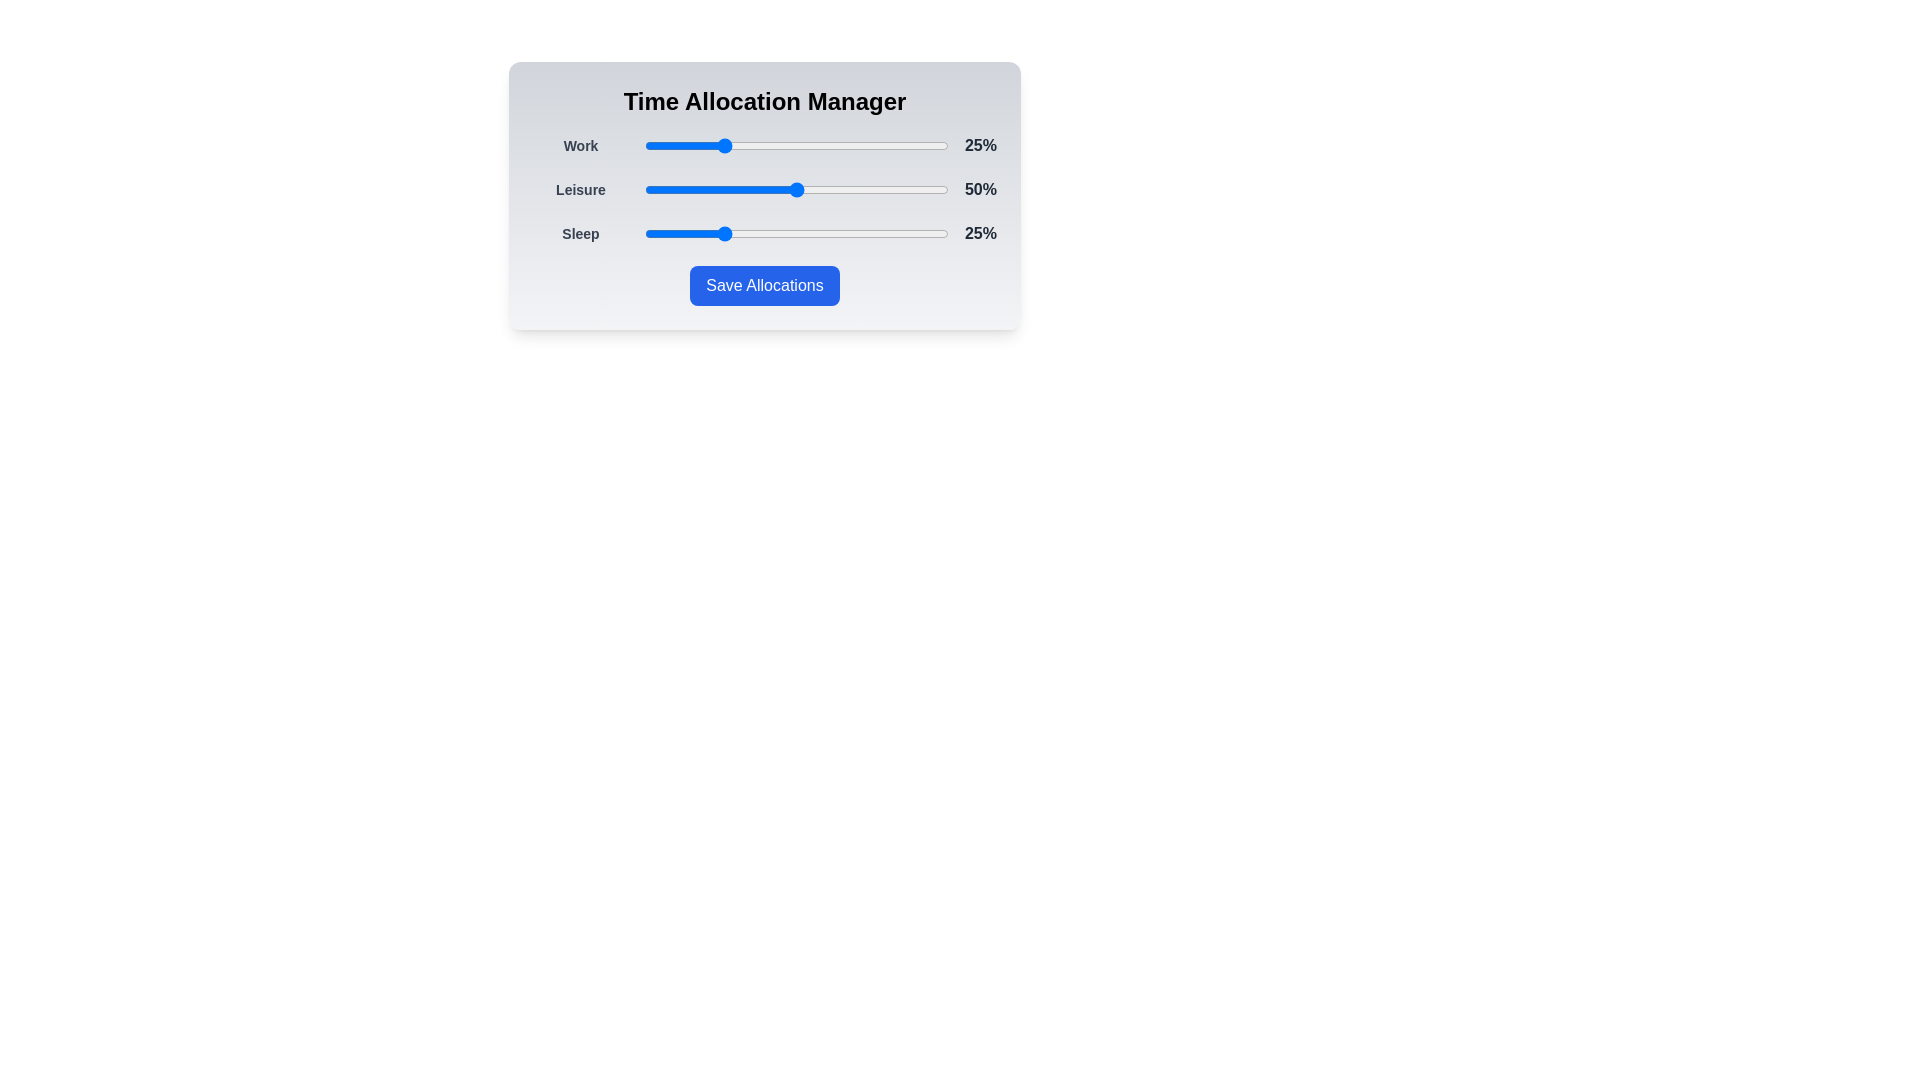 This screenshot has height=1080, width=1920. Describe the element at coordinates (725, 145) in the screenshot. I see `the Work slider to 27%` at that location.